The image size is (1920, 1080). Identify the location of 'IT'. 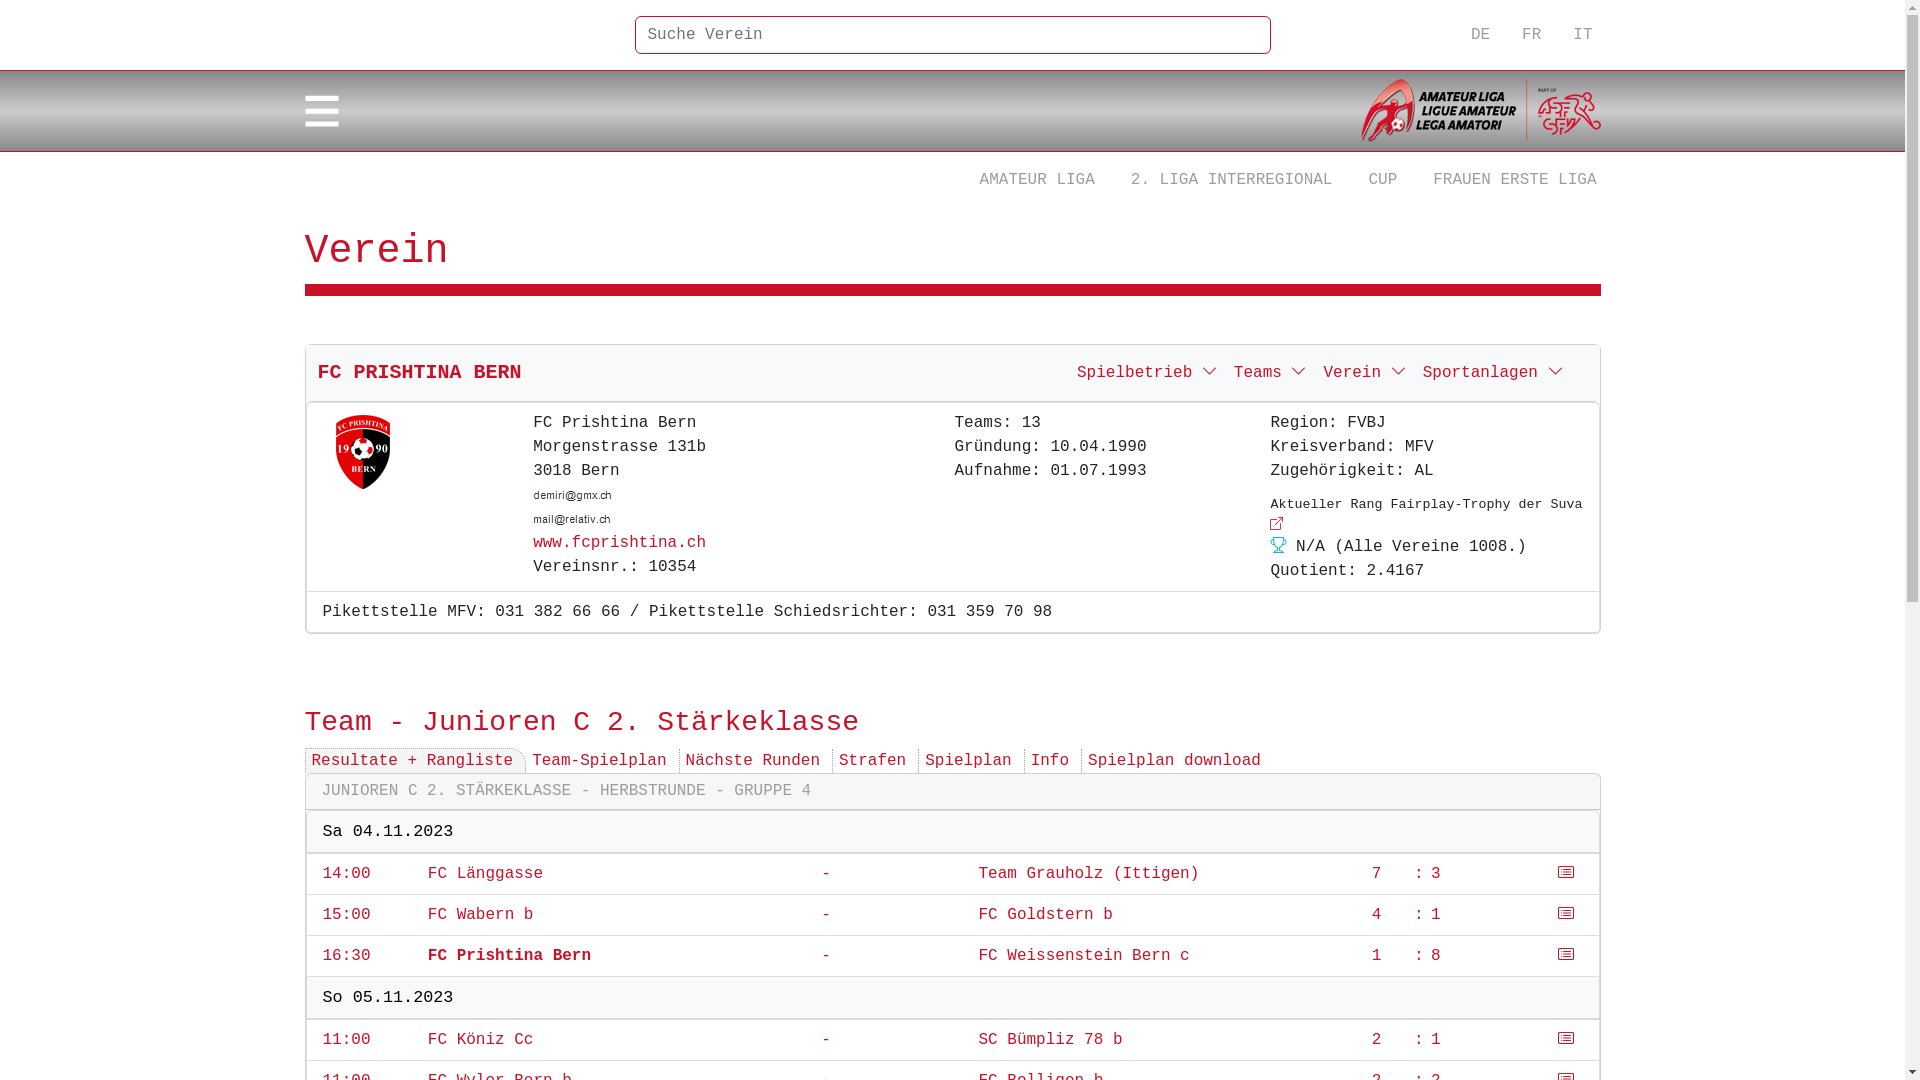
(1581, 34).